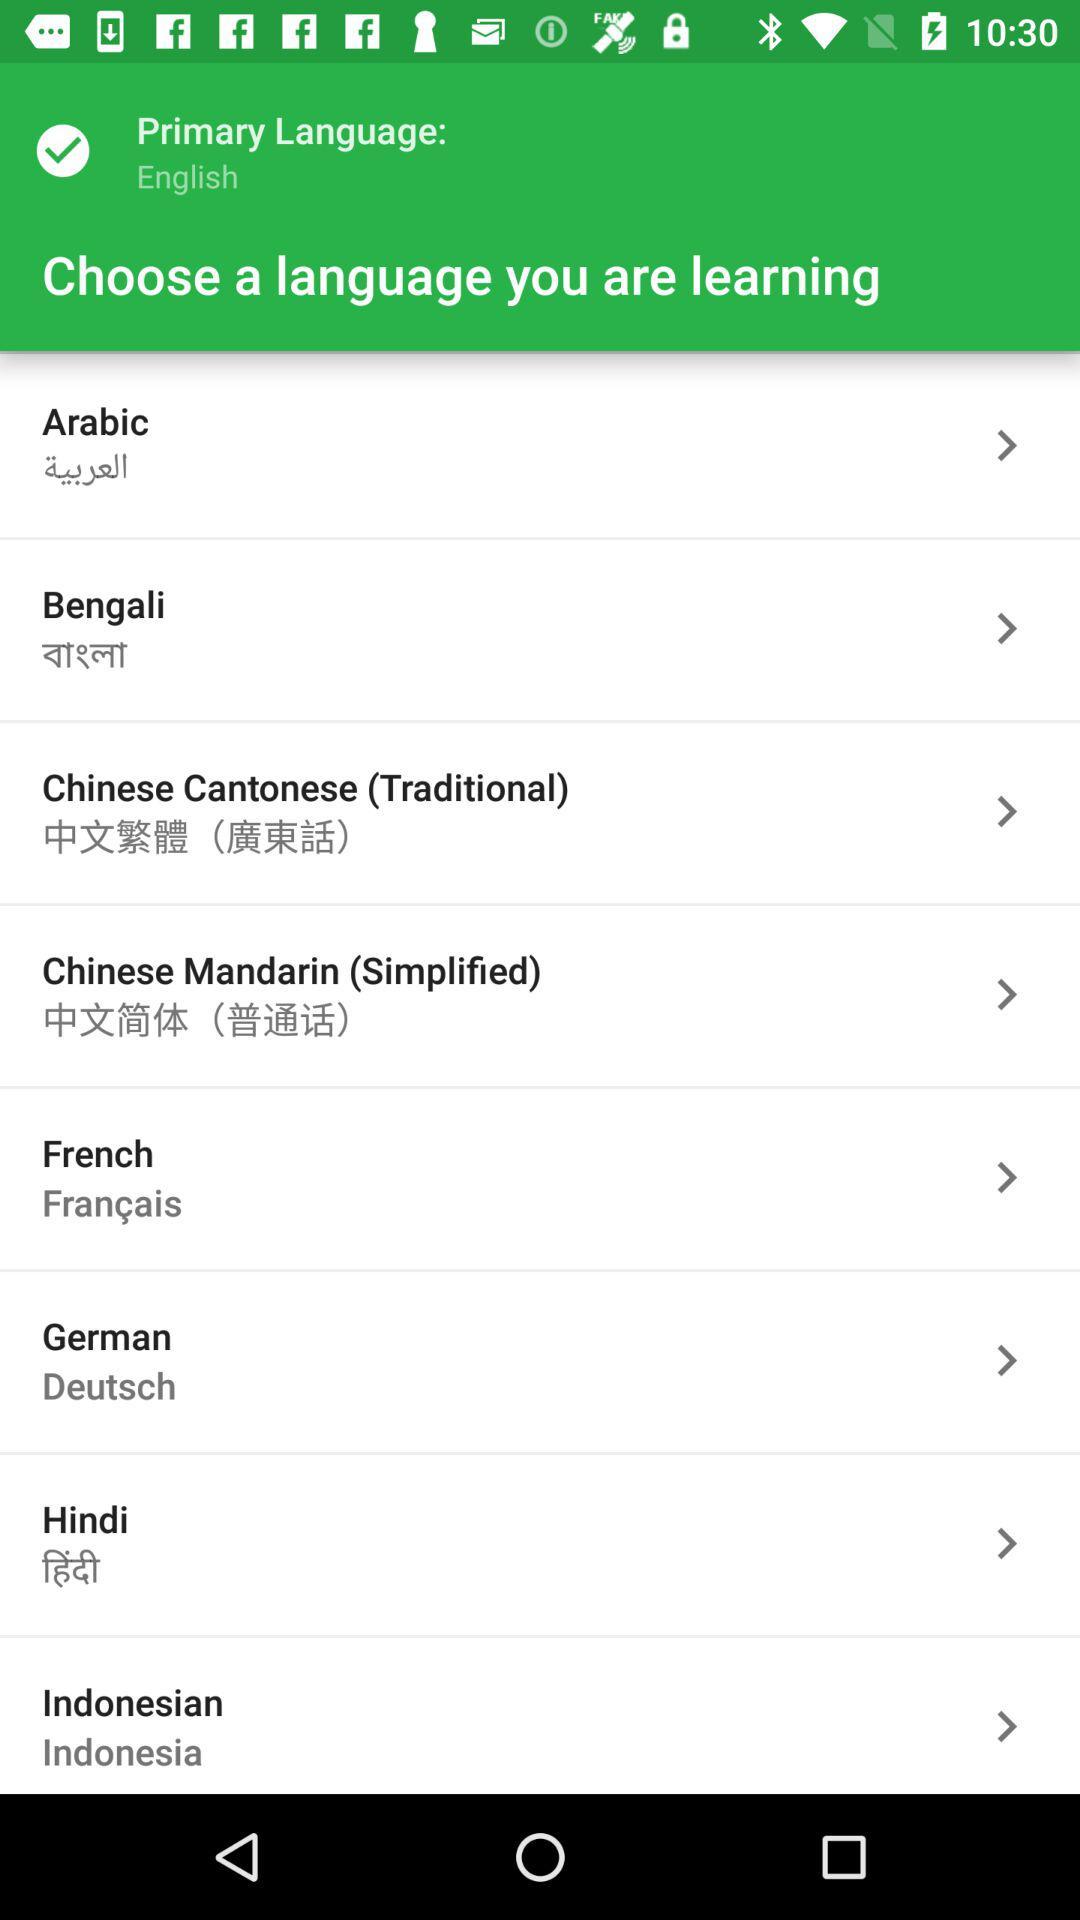  Describe the element at coordinates (1017, 627) in the screenshot. I see `language` at that location.